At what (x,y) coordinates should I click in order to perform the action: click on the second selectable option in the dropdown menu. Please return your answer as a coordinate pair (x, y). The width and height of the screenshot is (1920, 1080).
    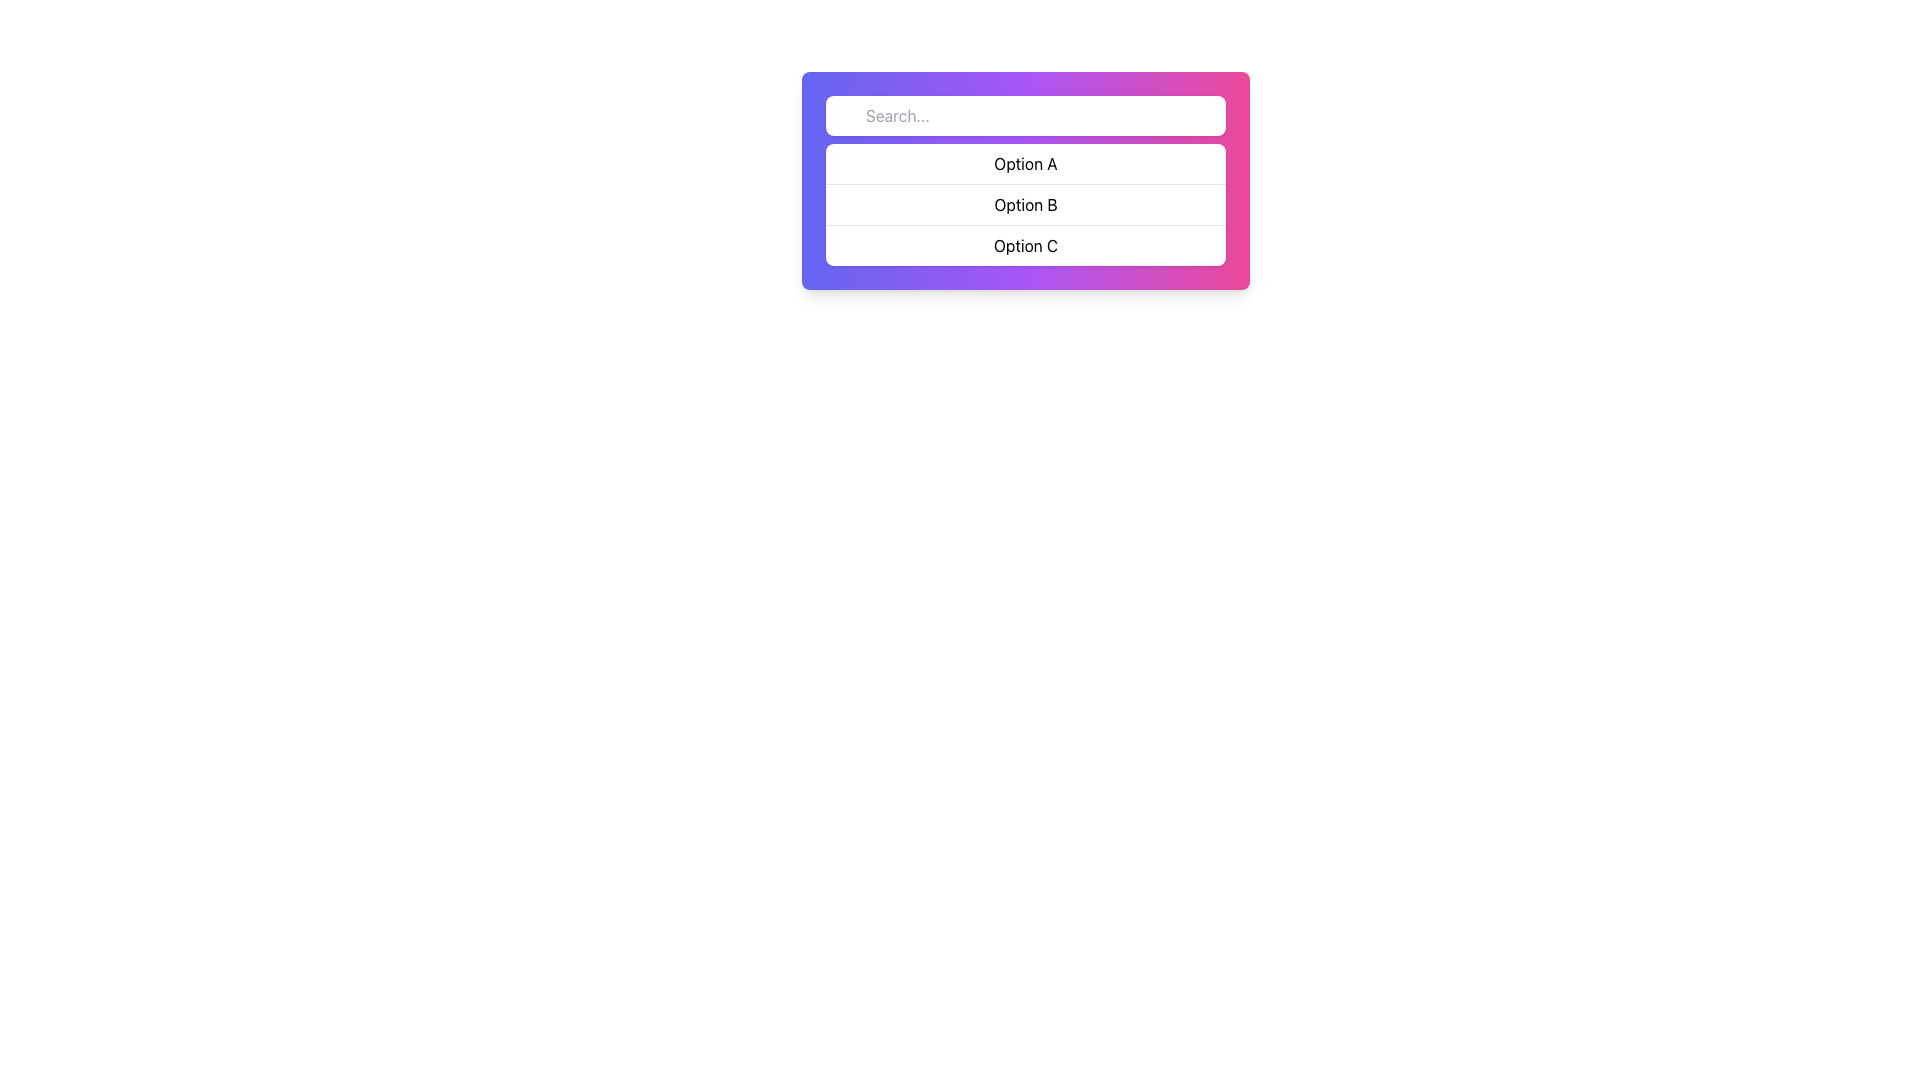
    Looking at the image, I should click on (1026, 204).